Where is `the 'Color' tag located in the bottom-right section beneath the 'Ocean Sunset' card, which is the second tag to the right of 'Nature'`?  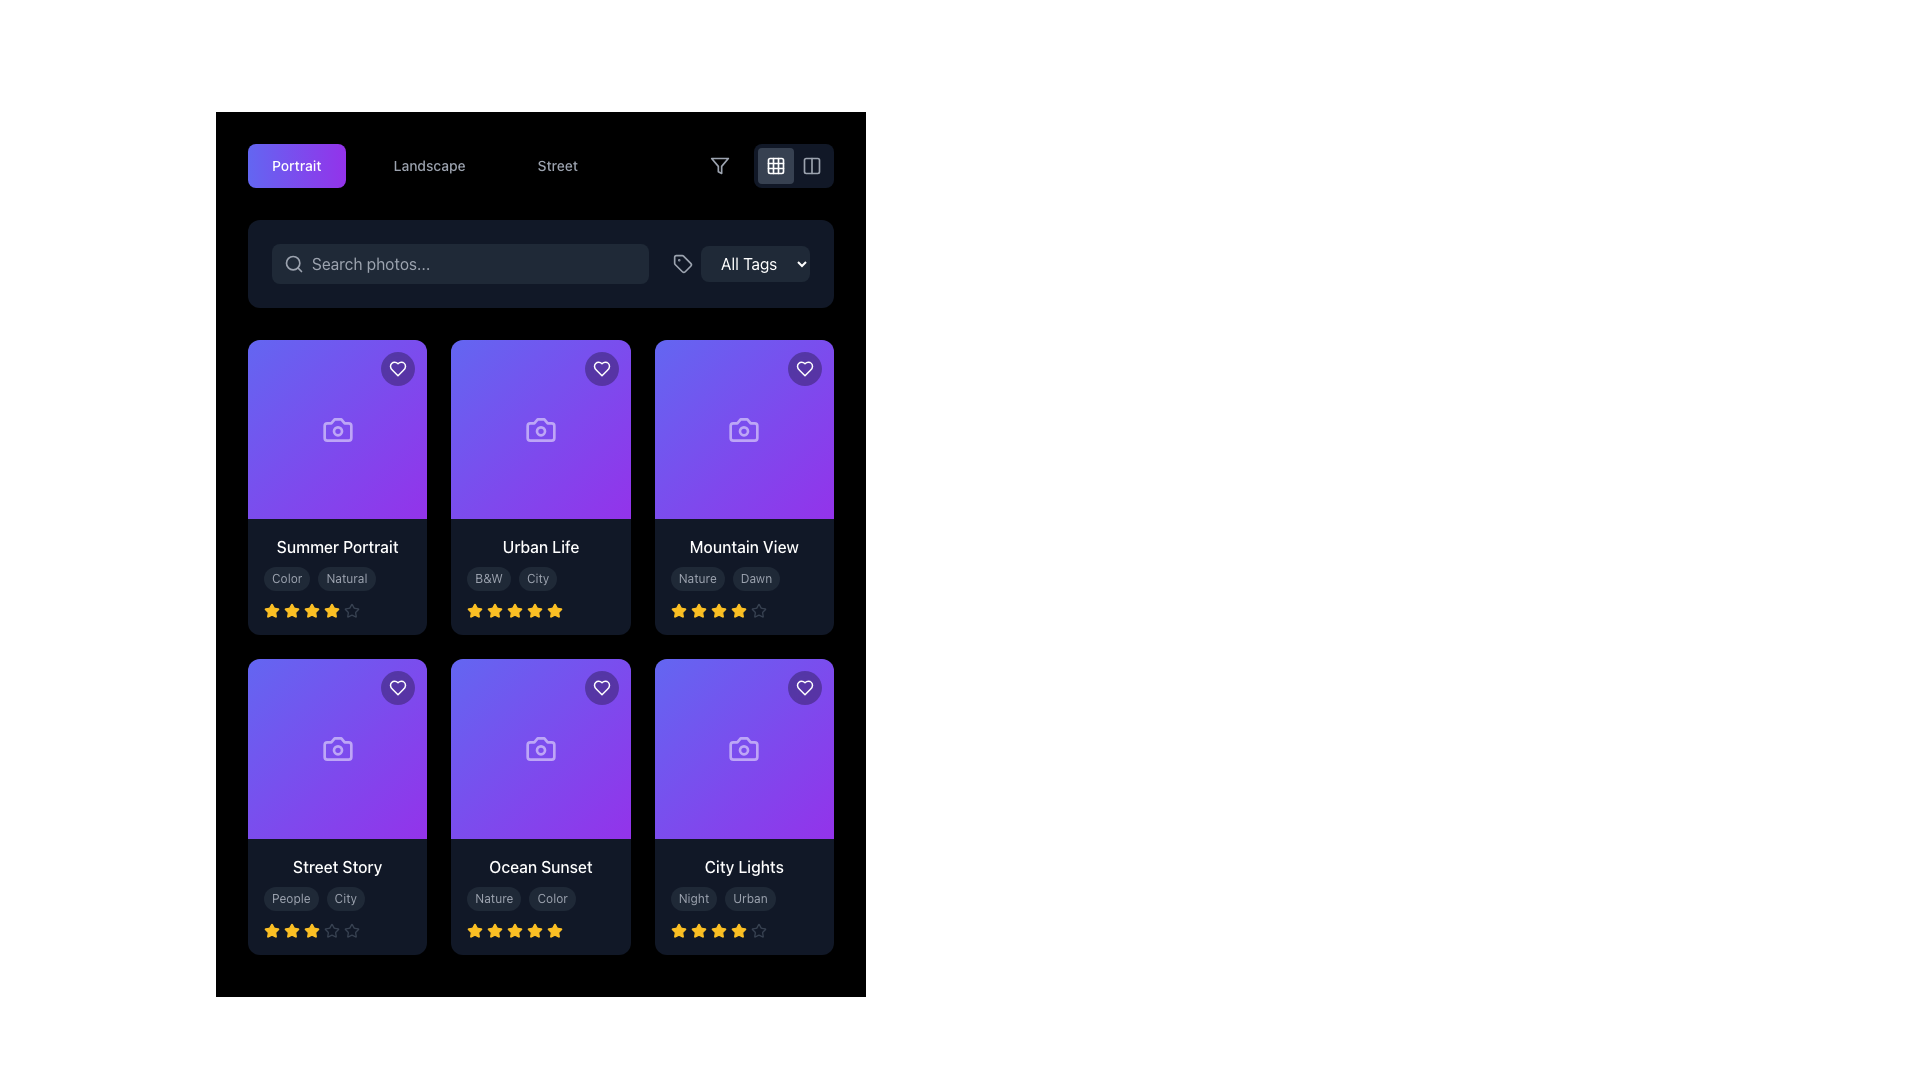 the 'Color' tag located in the bottom-right section beneath the 'Ocean Sunset' card, which is the second tag to the right of 'Nature' is located at coordinates (552, 897).